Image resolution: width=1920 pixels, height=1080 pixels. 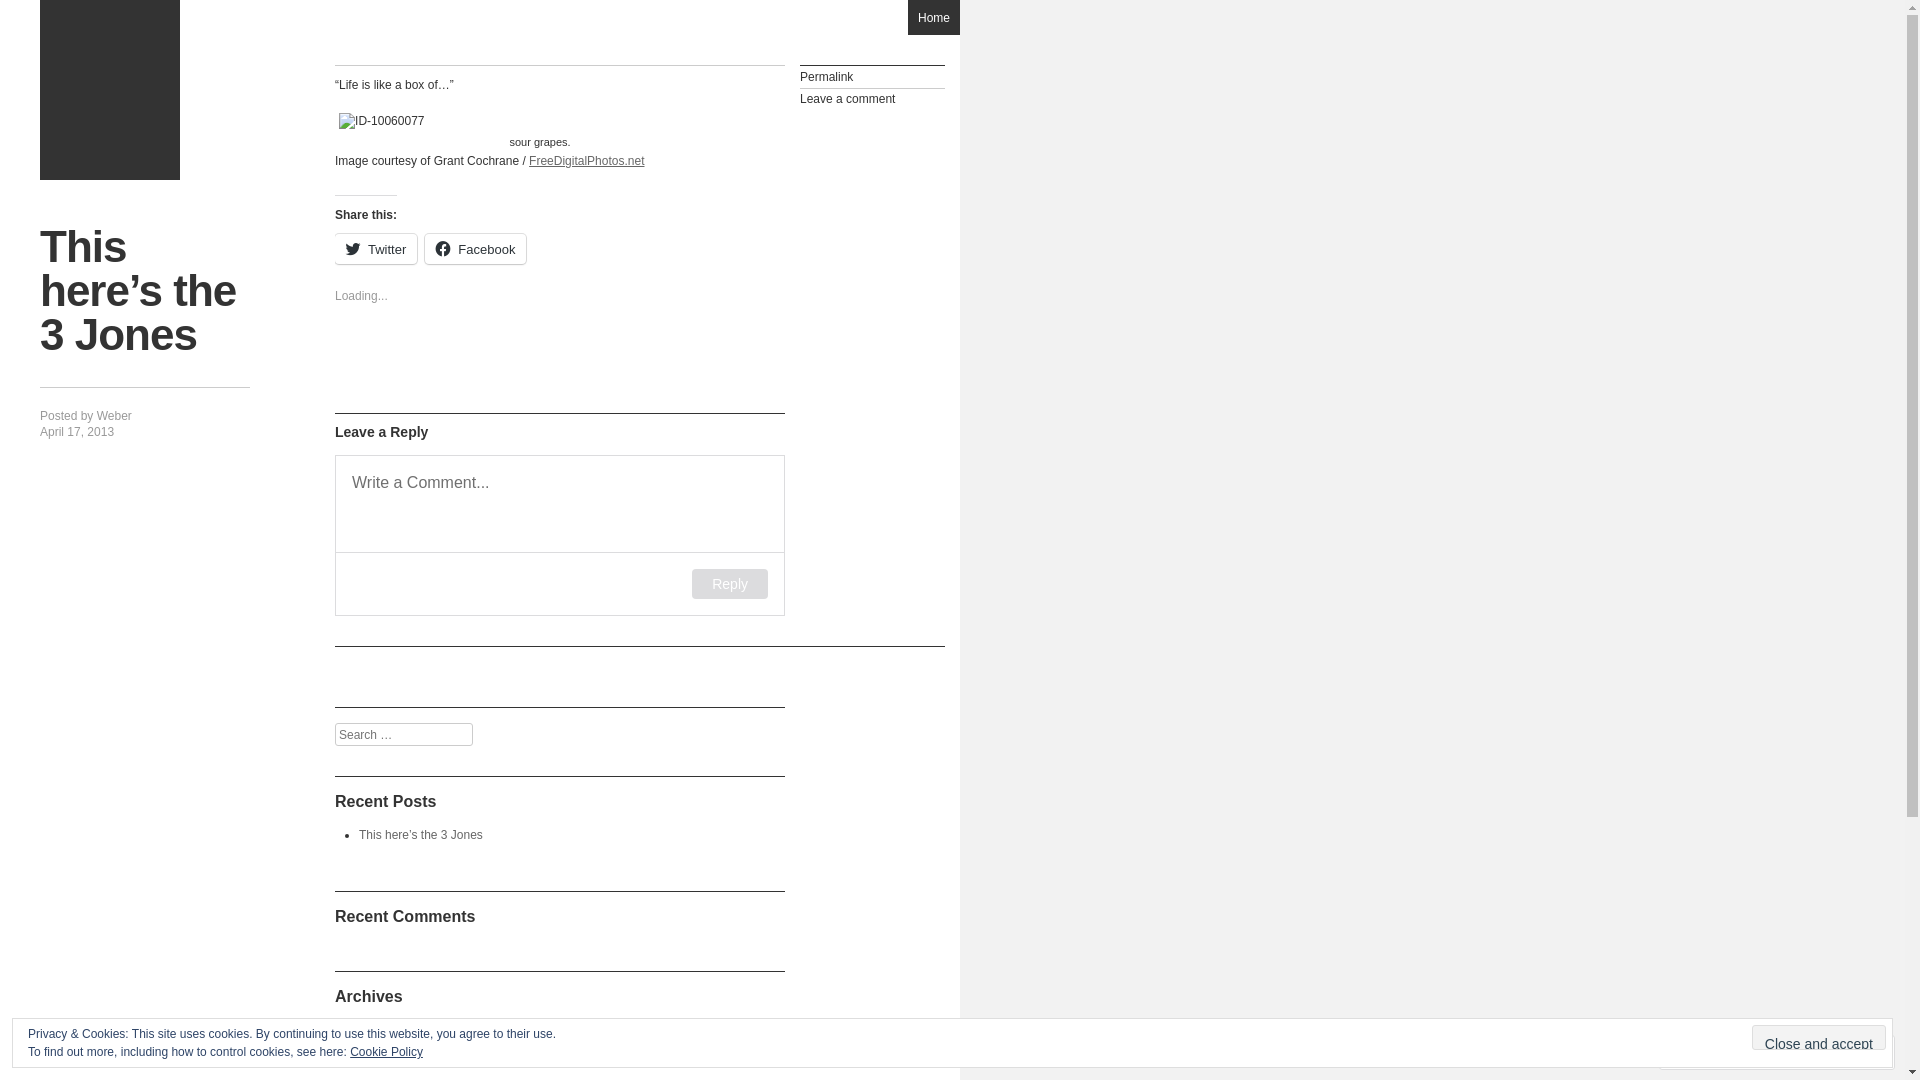 I want to click on 'Twitter', so click(x=375, y=248).